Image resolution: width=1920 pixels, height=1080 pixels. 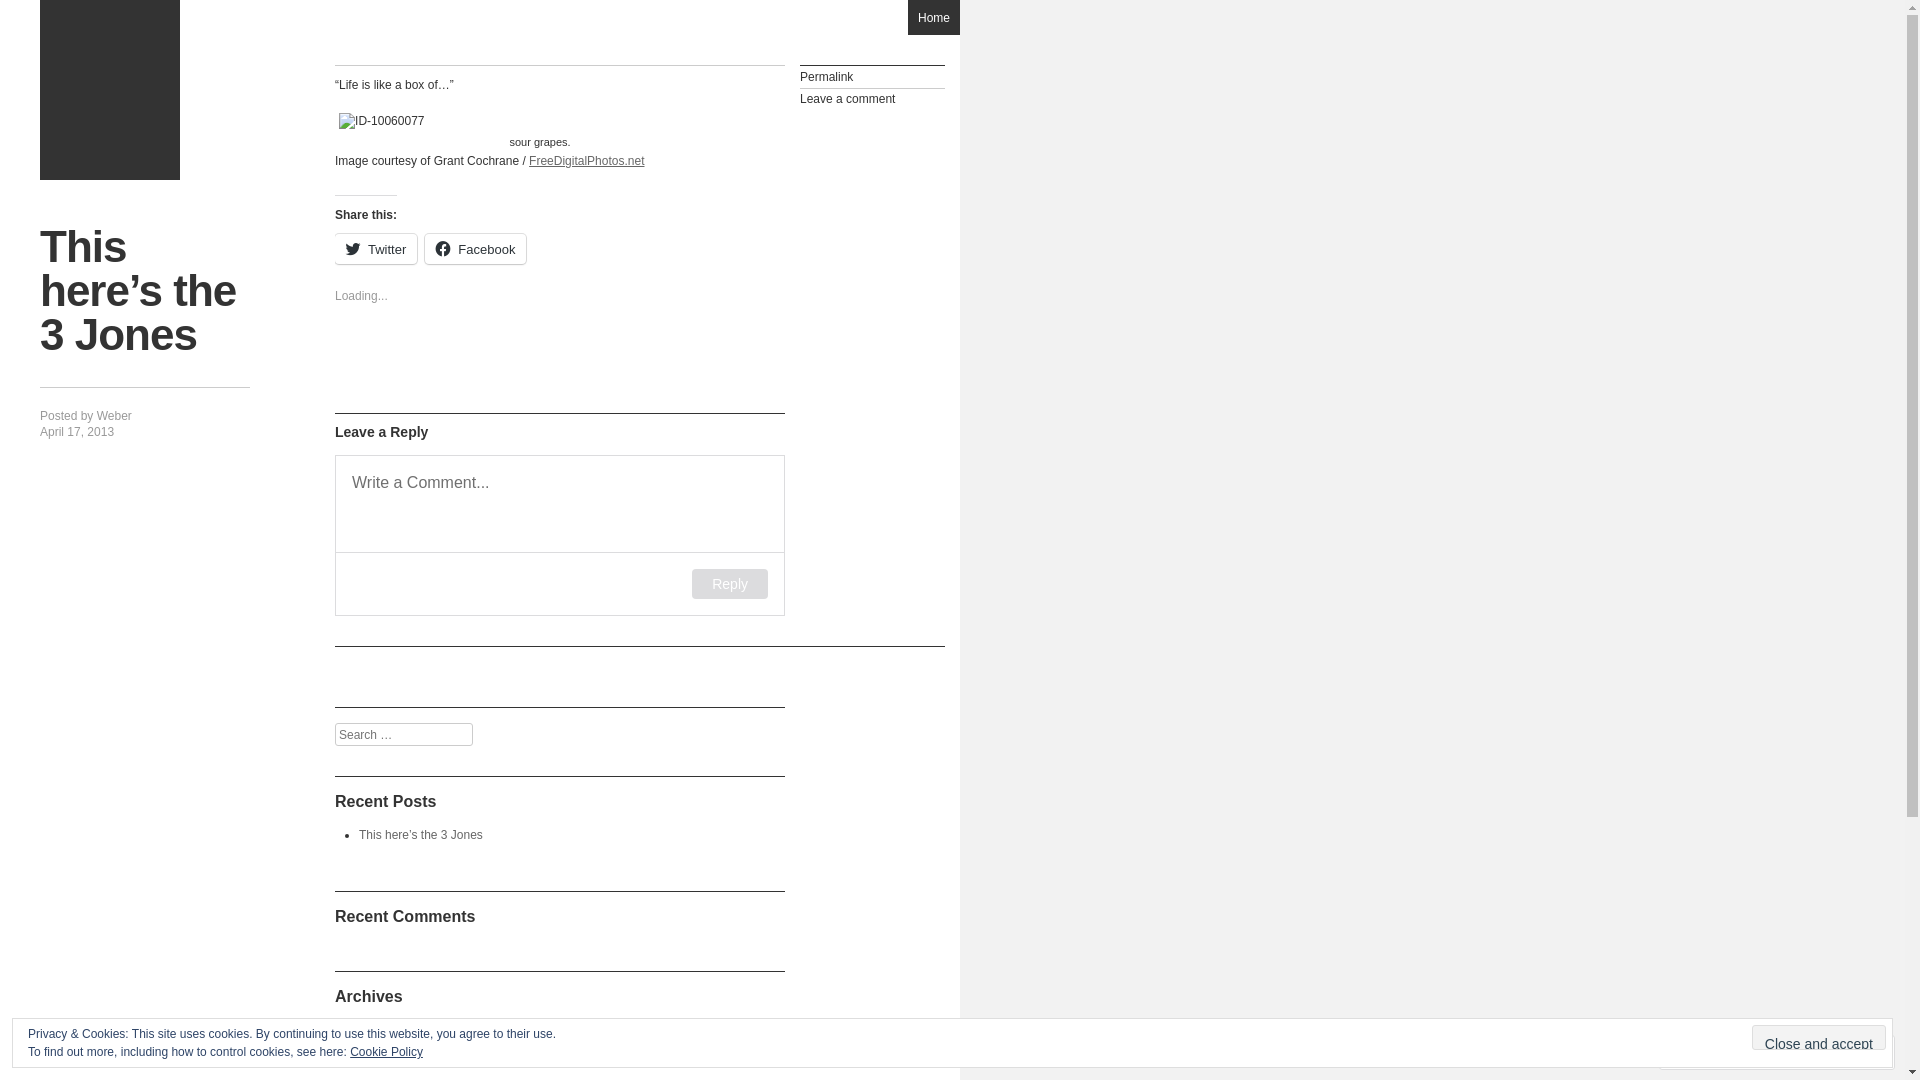 I want to click on 'Twitter', so click(x=375, y=248).